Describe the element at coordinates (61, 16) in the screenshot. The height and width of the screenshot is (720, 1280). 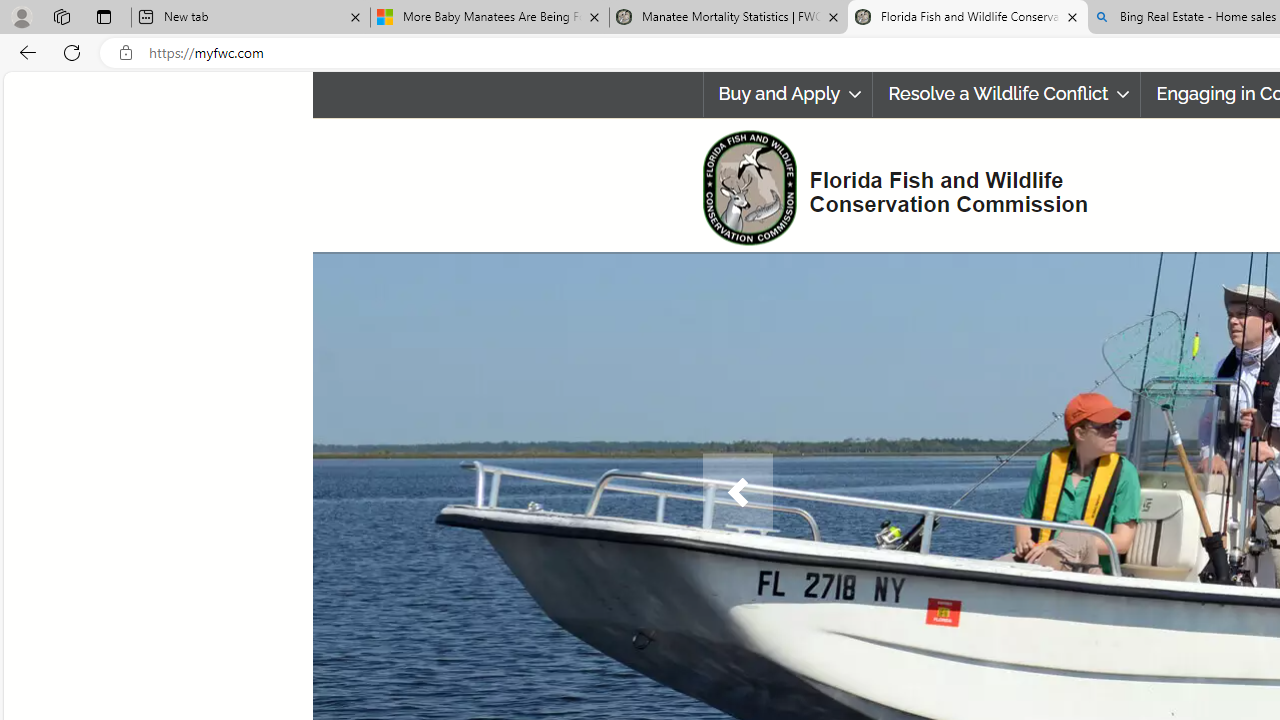
I see `'Workspaces'` at that location.